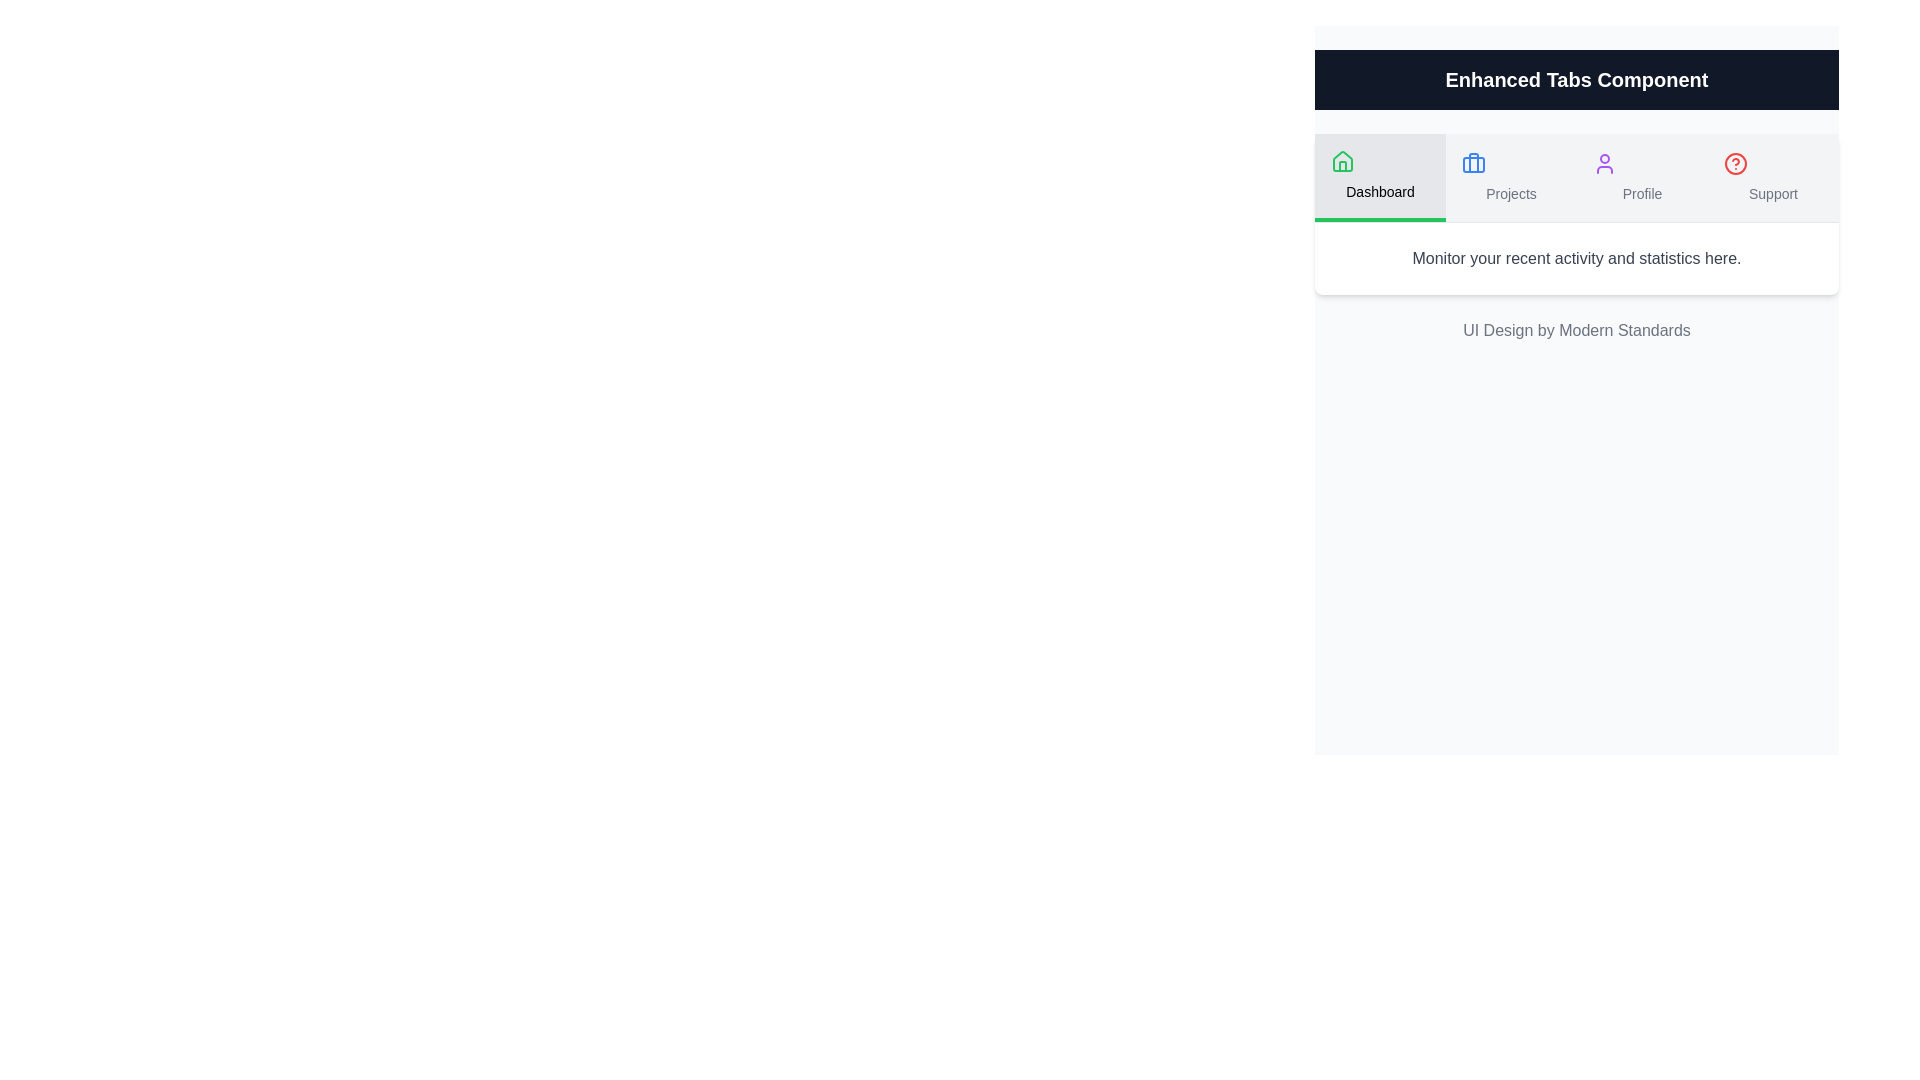  I want to click on the 'Dashboard' tab, which features a green house icon and a green bottom border, indicating it is selected, so click(1379, 176).